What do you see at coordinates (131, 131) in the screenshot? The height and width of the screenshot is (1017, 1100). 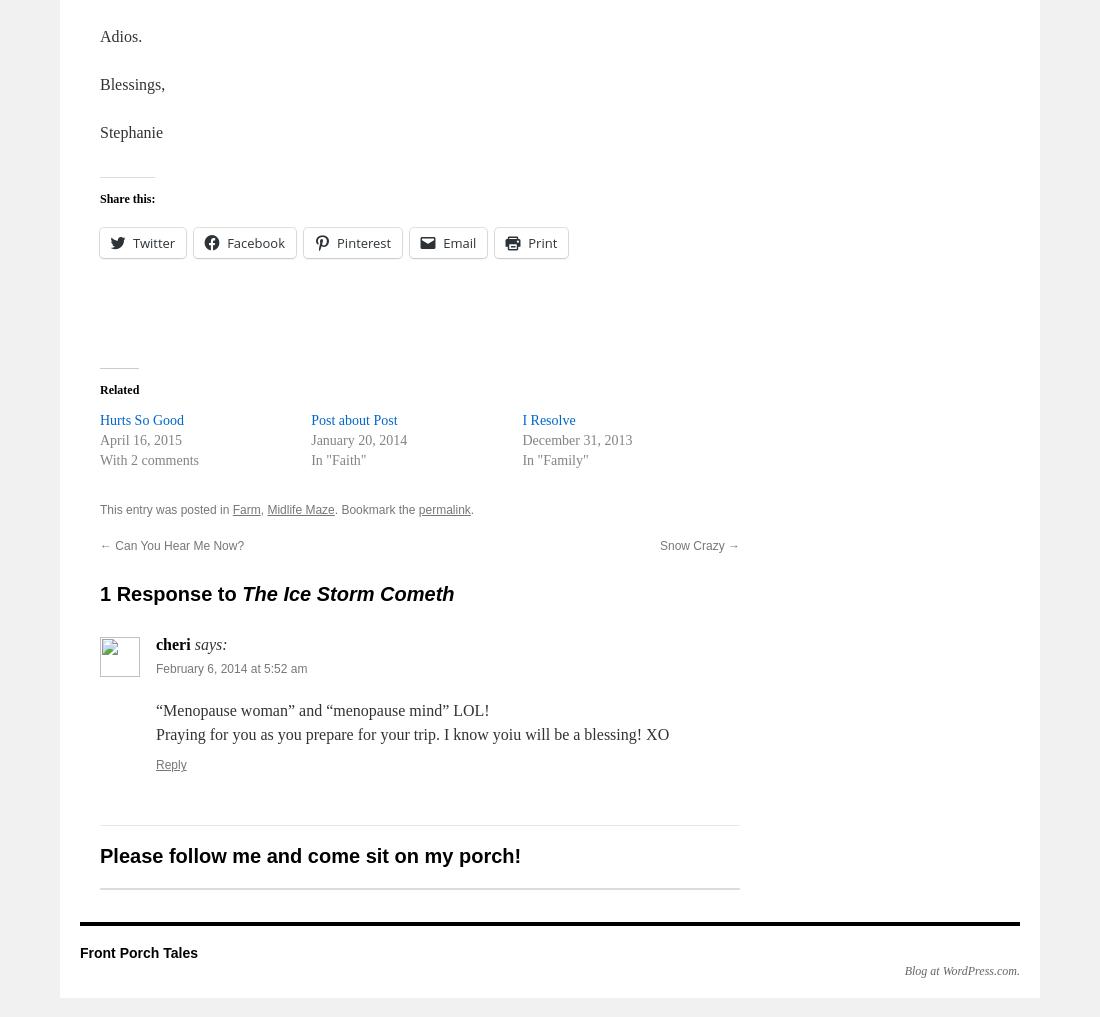 I see `'Stephanie'` at bounding box center [131, 131].